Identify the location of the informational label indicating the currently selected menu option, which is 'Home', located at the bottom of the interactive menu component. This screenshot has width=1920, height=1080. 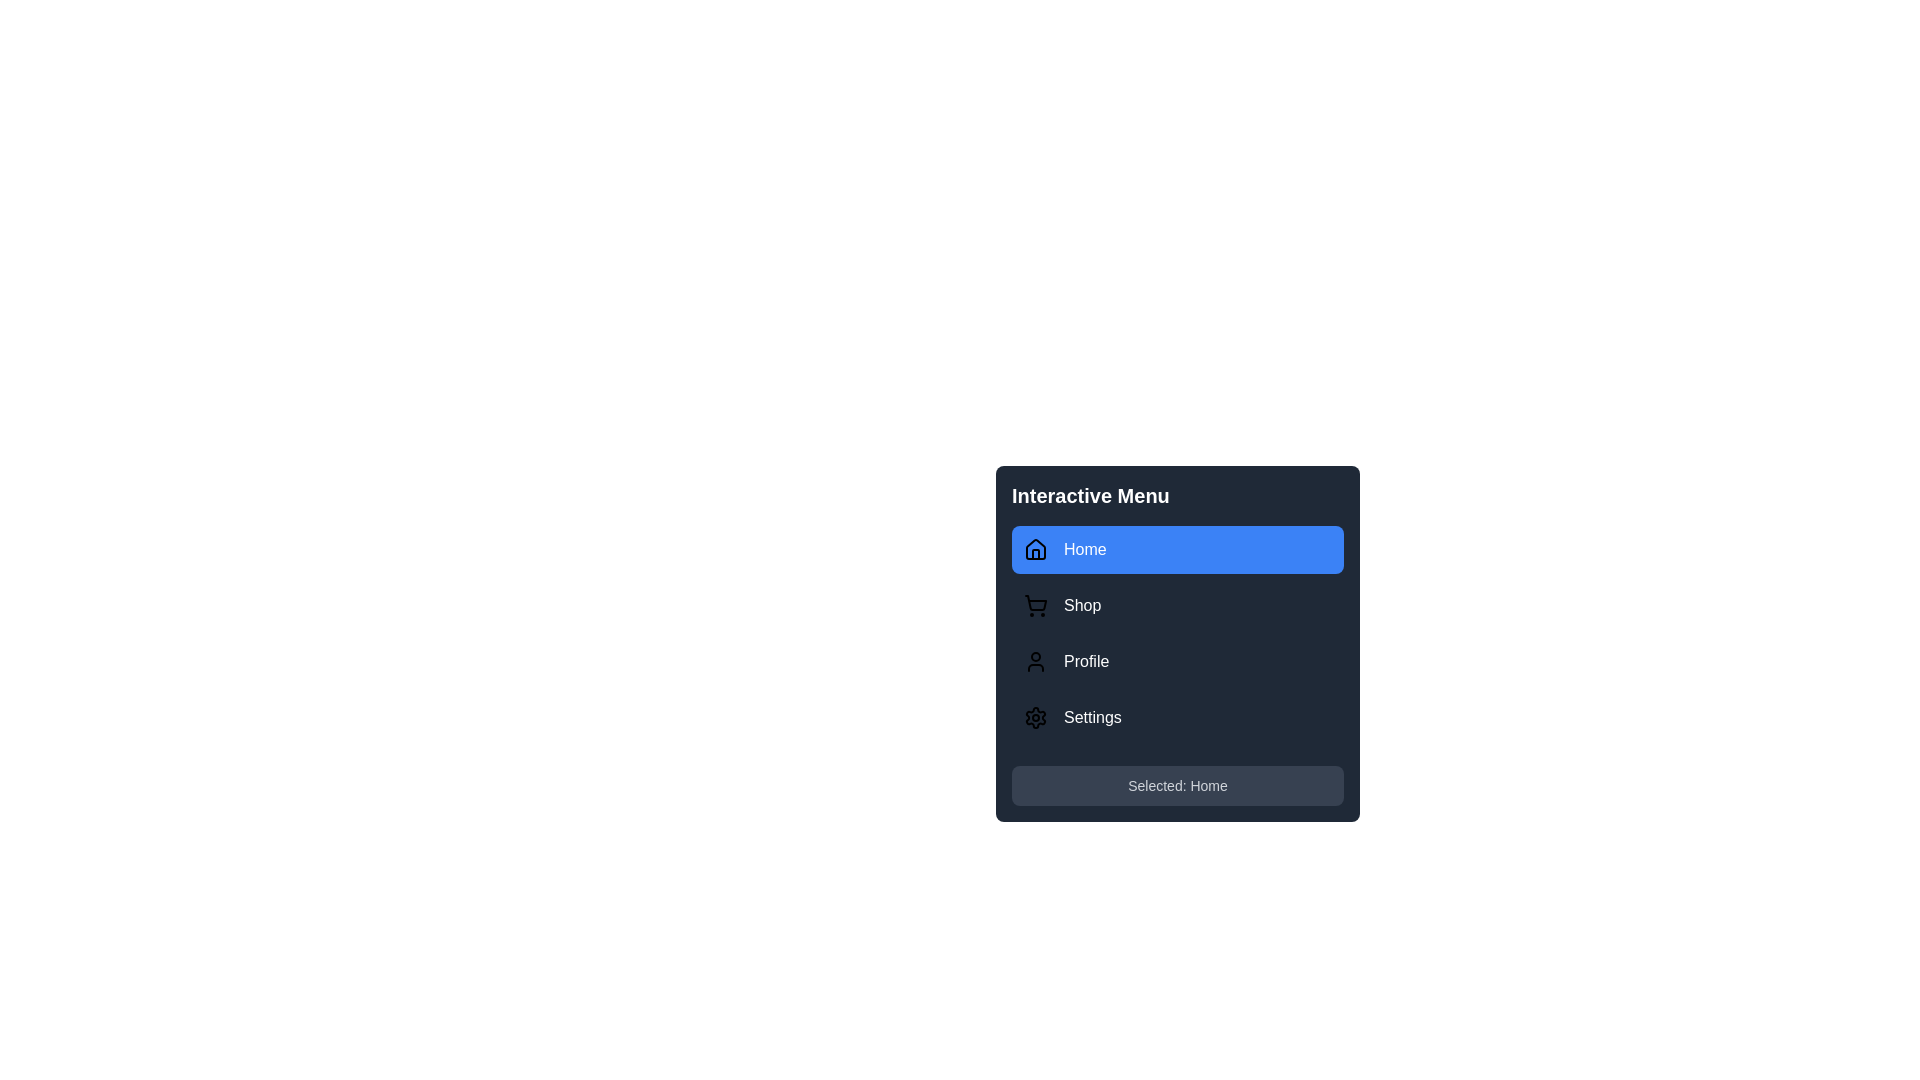
(1177, 785).